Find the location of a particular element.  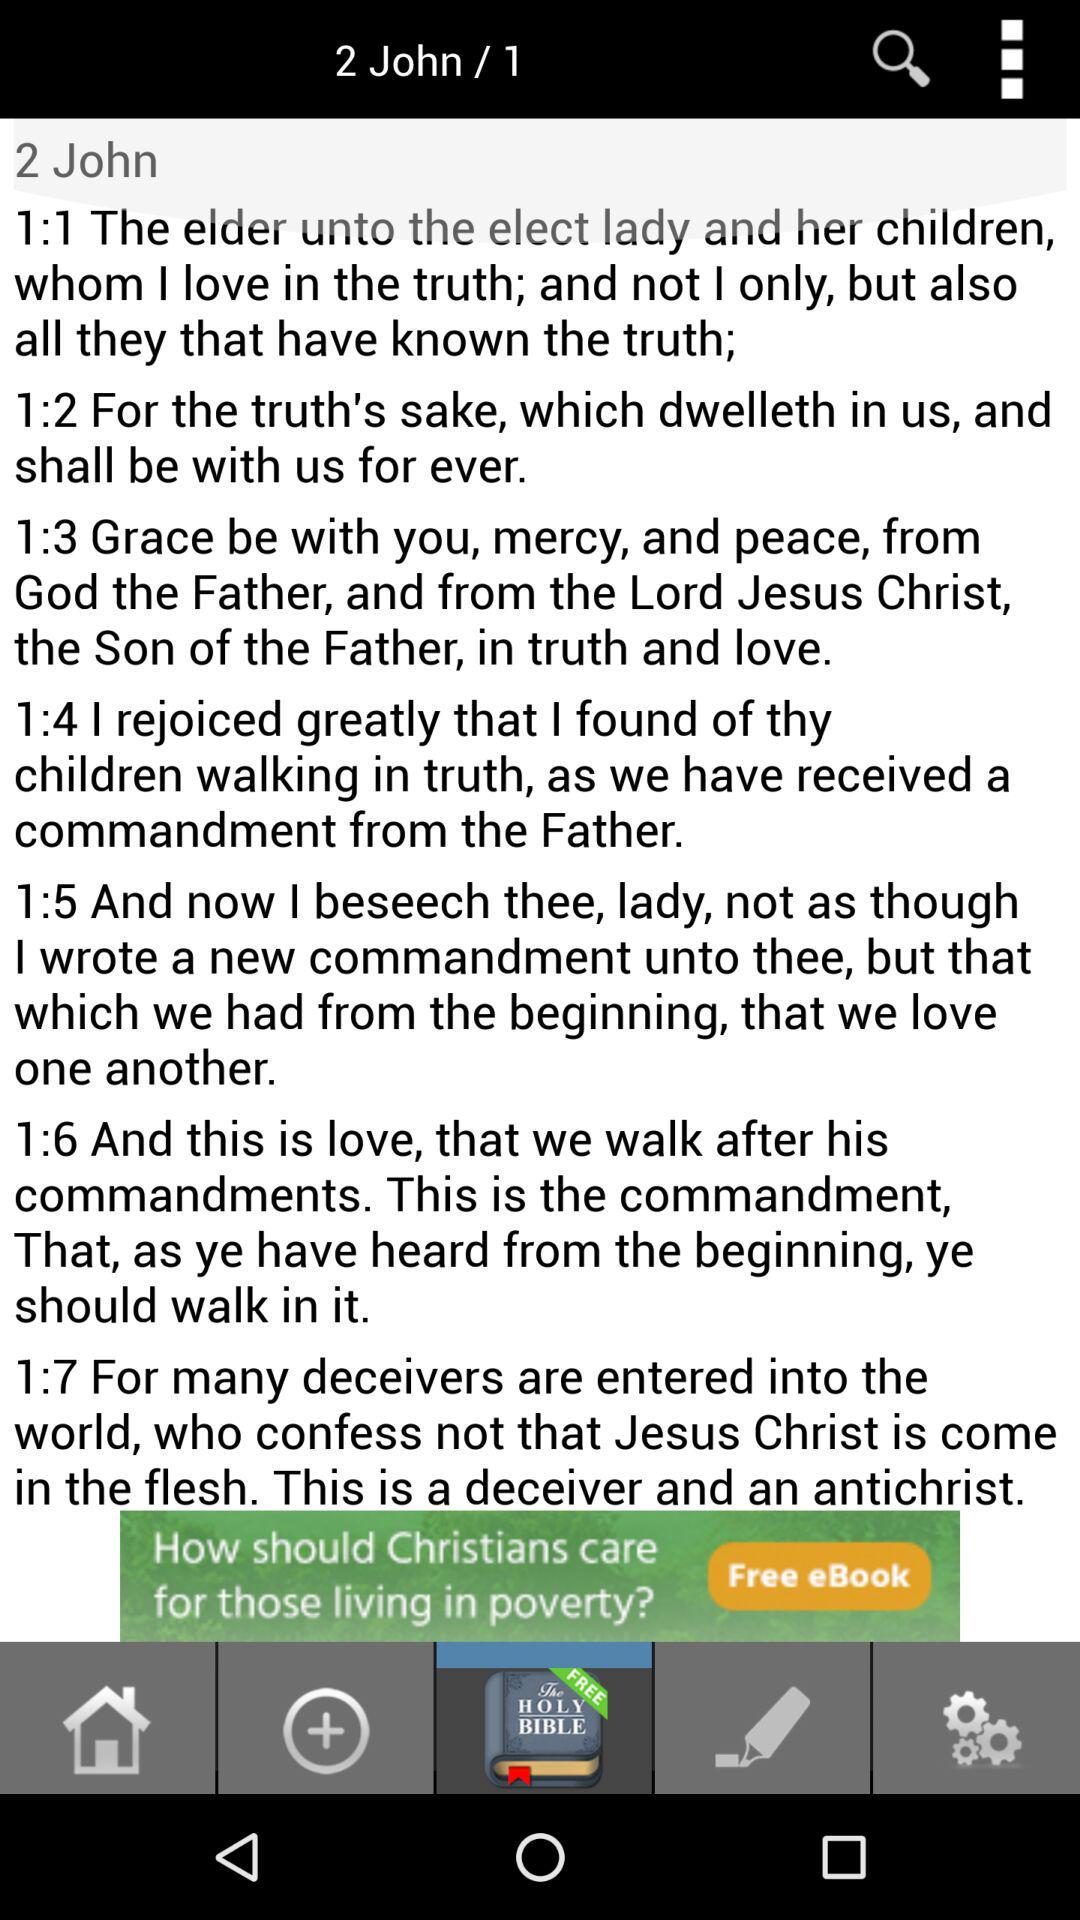

the lock icon is located at coordinates (324, 1851).